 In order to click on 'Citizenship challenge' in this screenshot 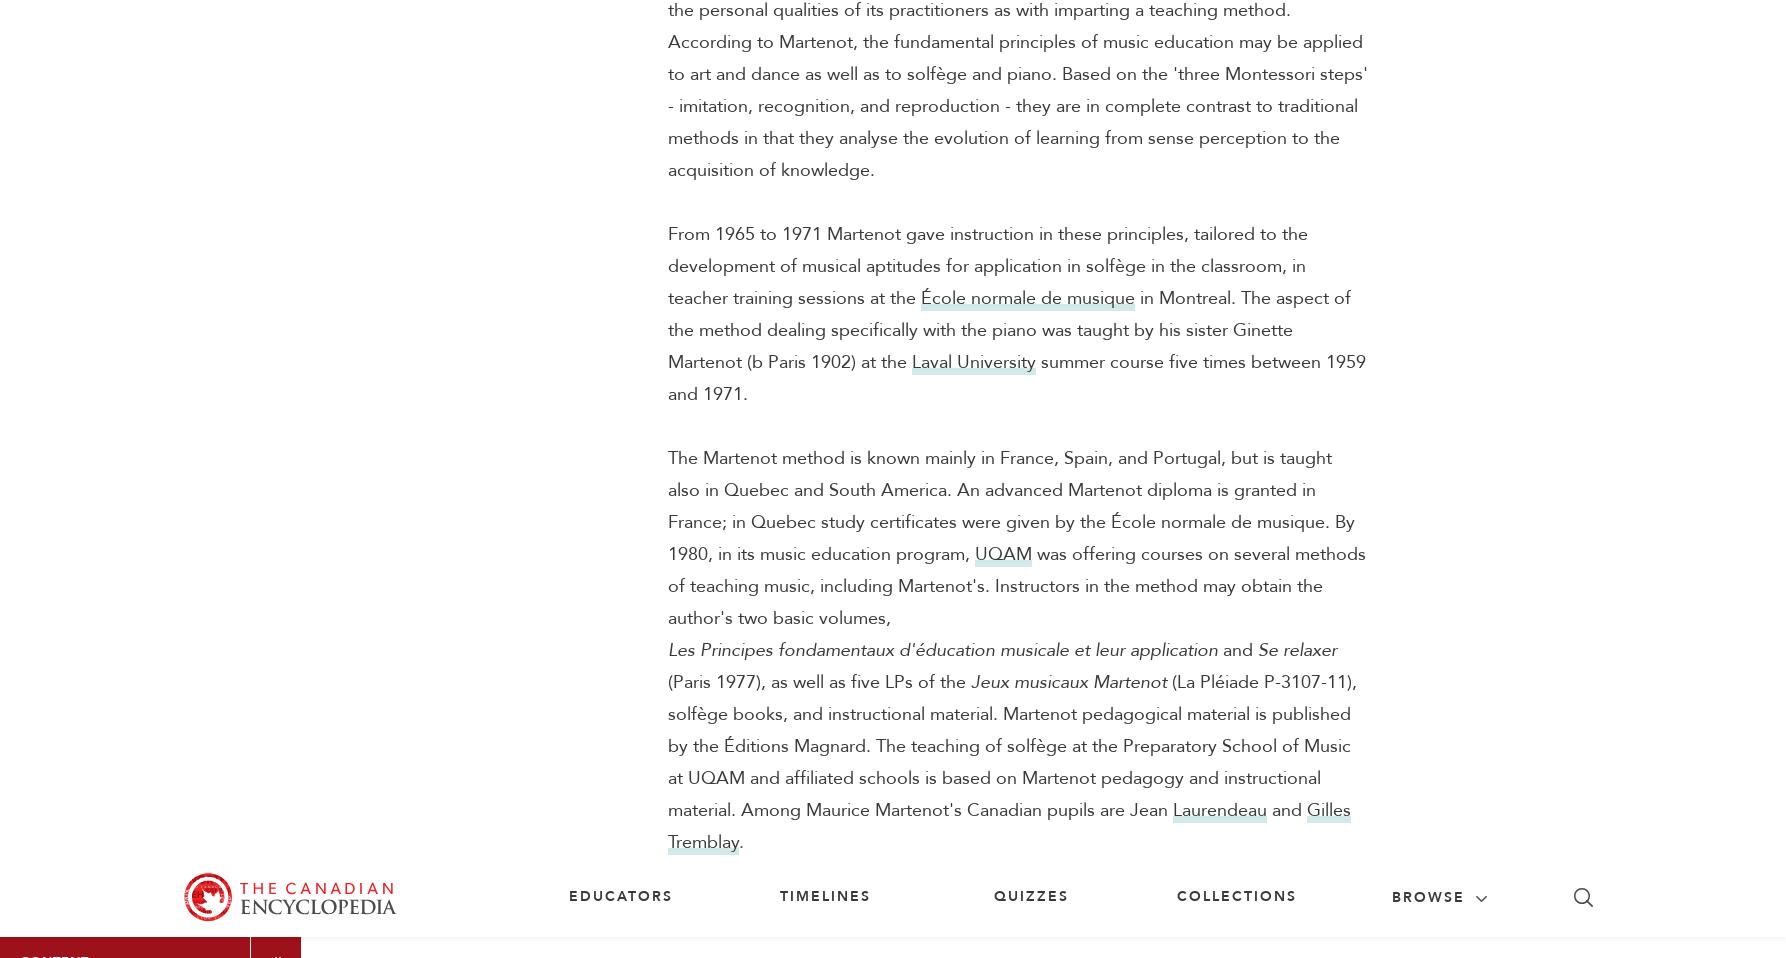, I will do `click(1497, 824)`.